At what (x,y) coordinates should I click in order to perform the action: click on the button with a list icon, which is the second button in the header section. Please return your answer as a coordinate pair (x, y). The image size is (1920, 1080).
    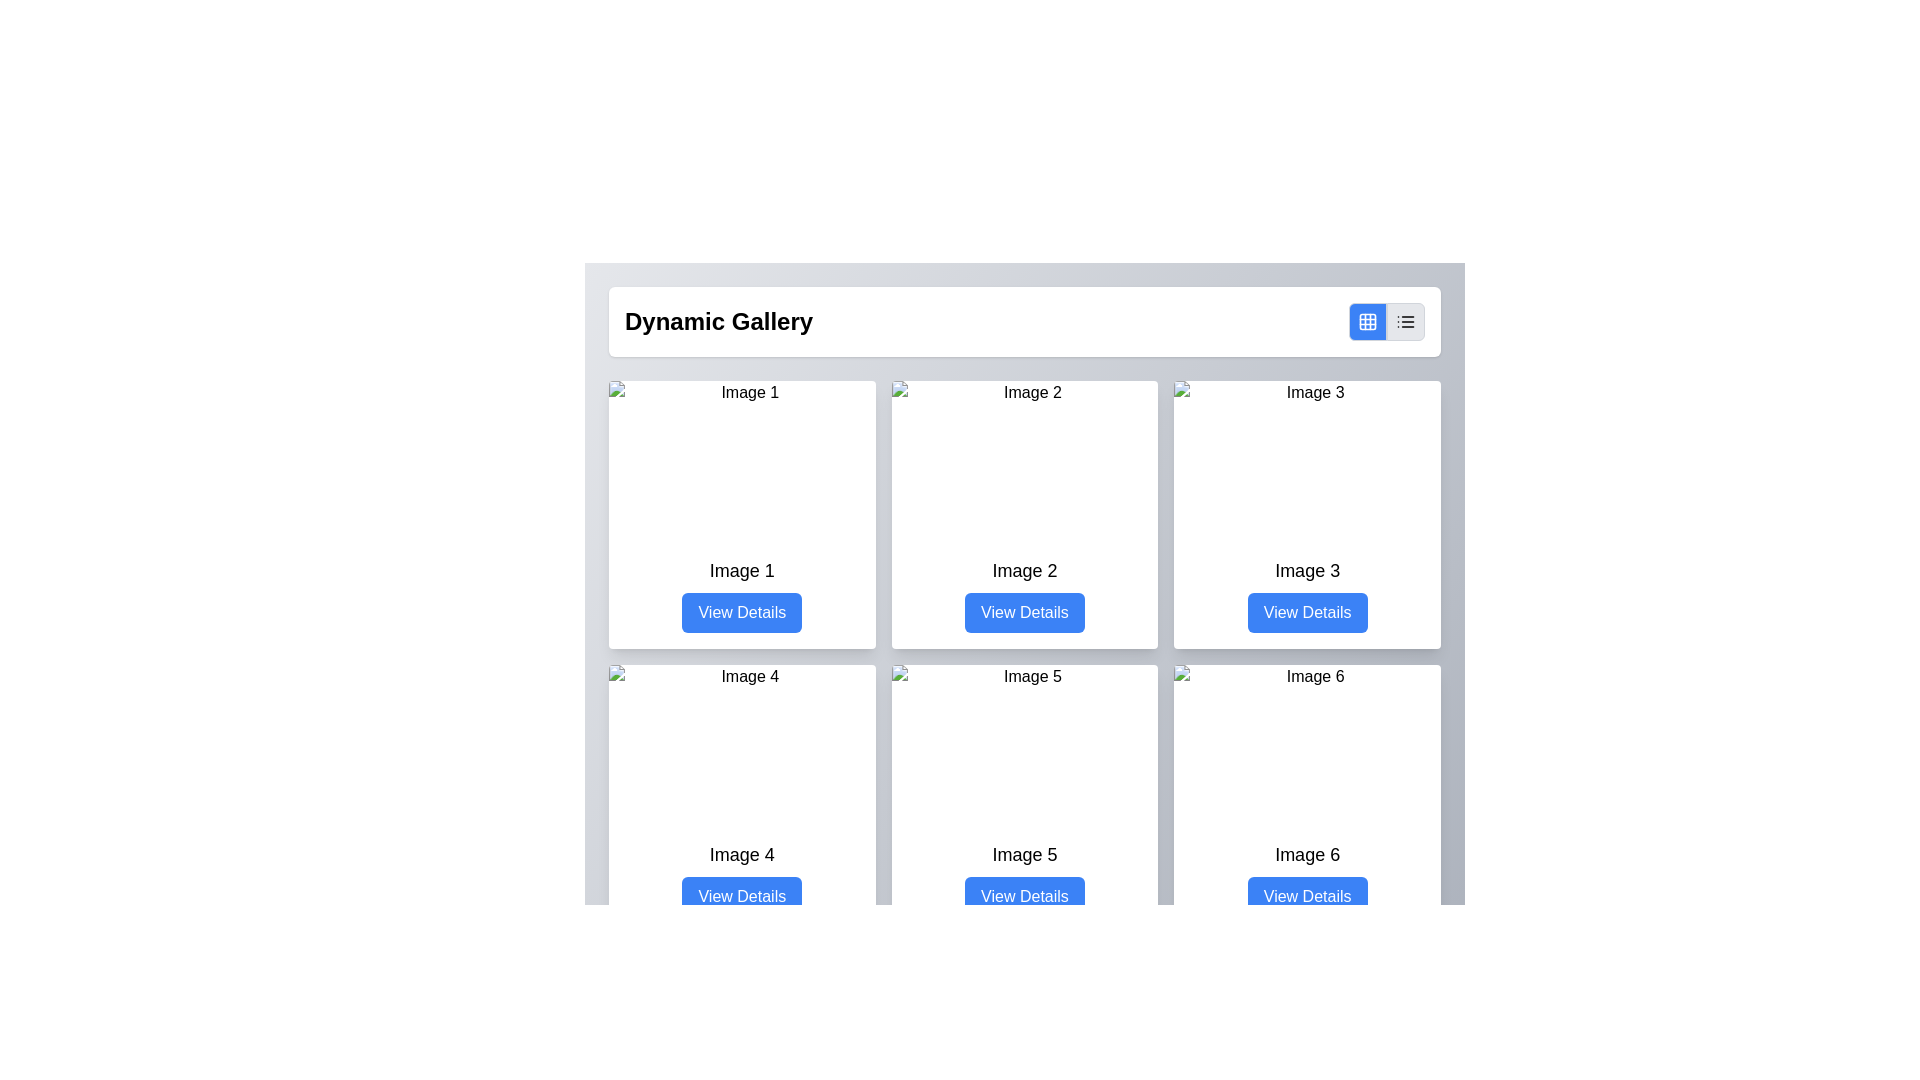
    Looking at the image, I should click on (1405, 320).